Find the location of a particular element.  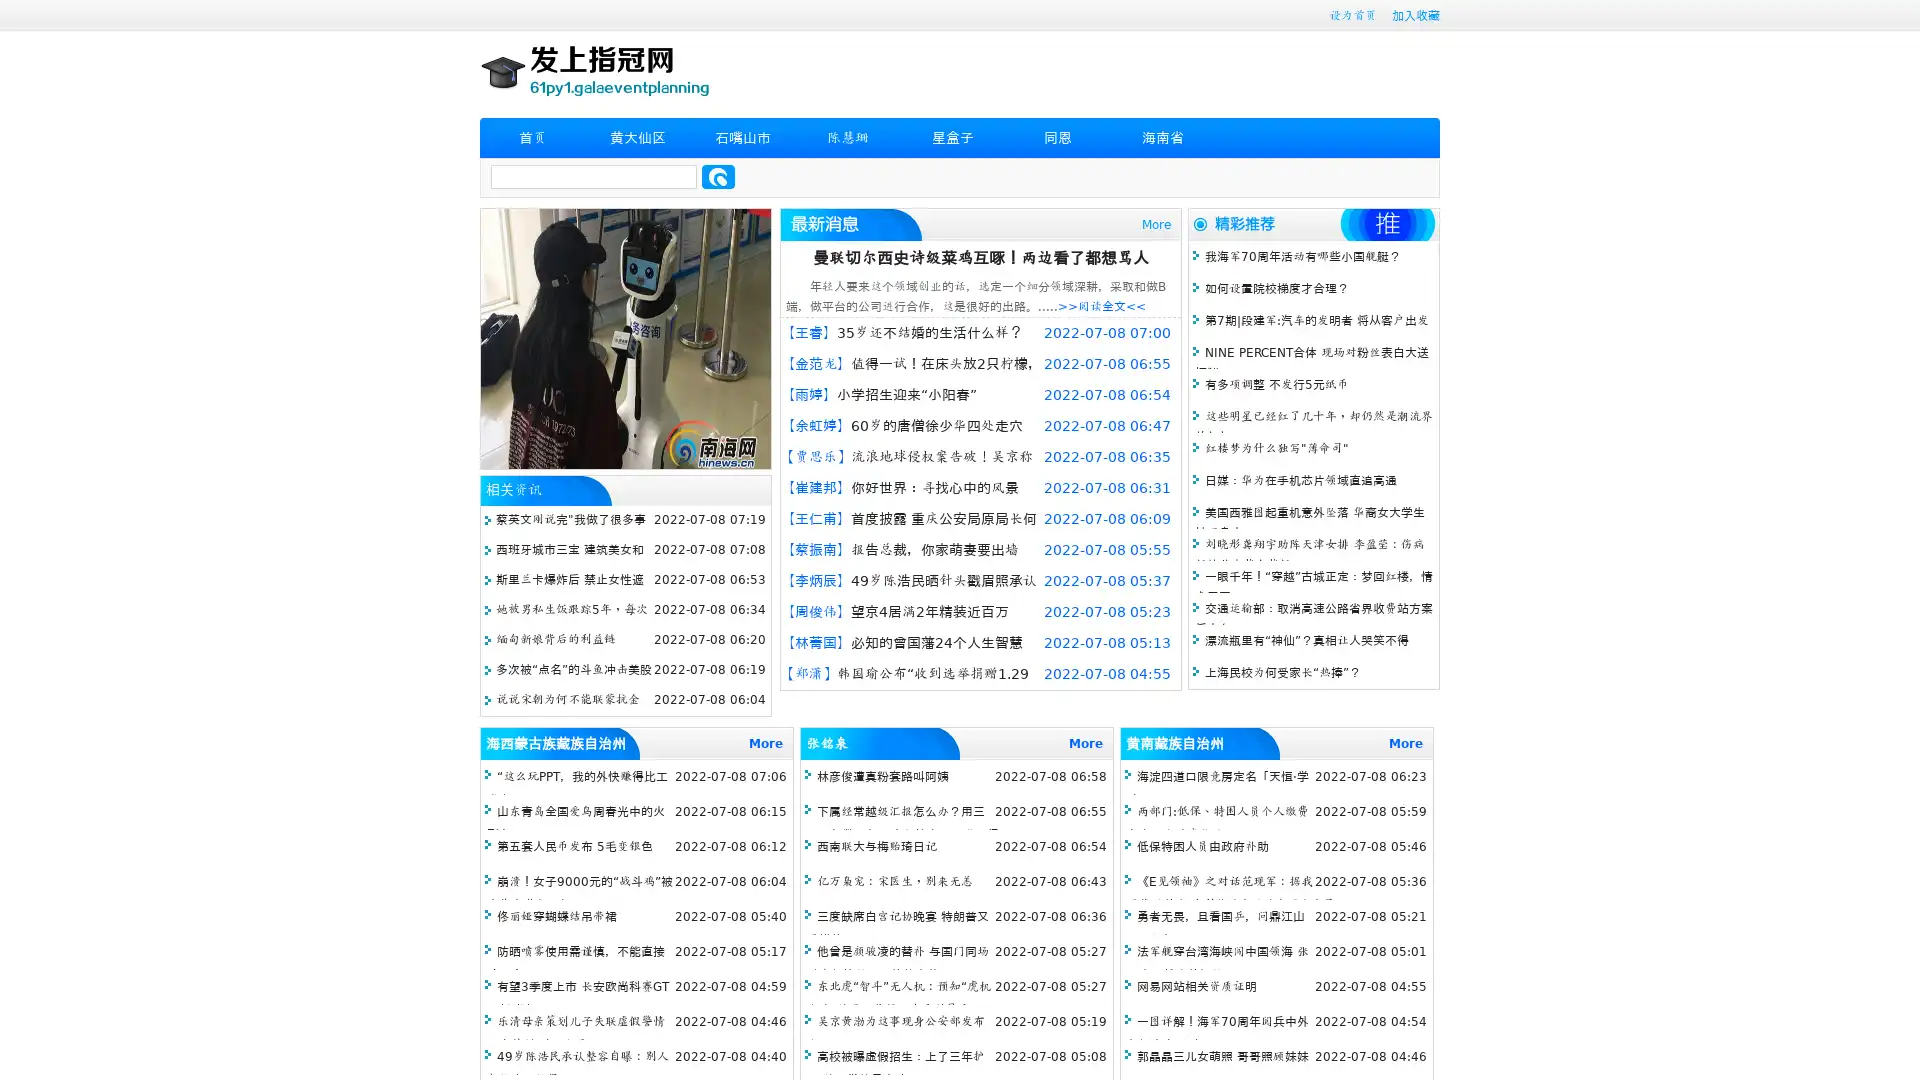

Search is located at coordinates (718, 176).